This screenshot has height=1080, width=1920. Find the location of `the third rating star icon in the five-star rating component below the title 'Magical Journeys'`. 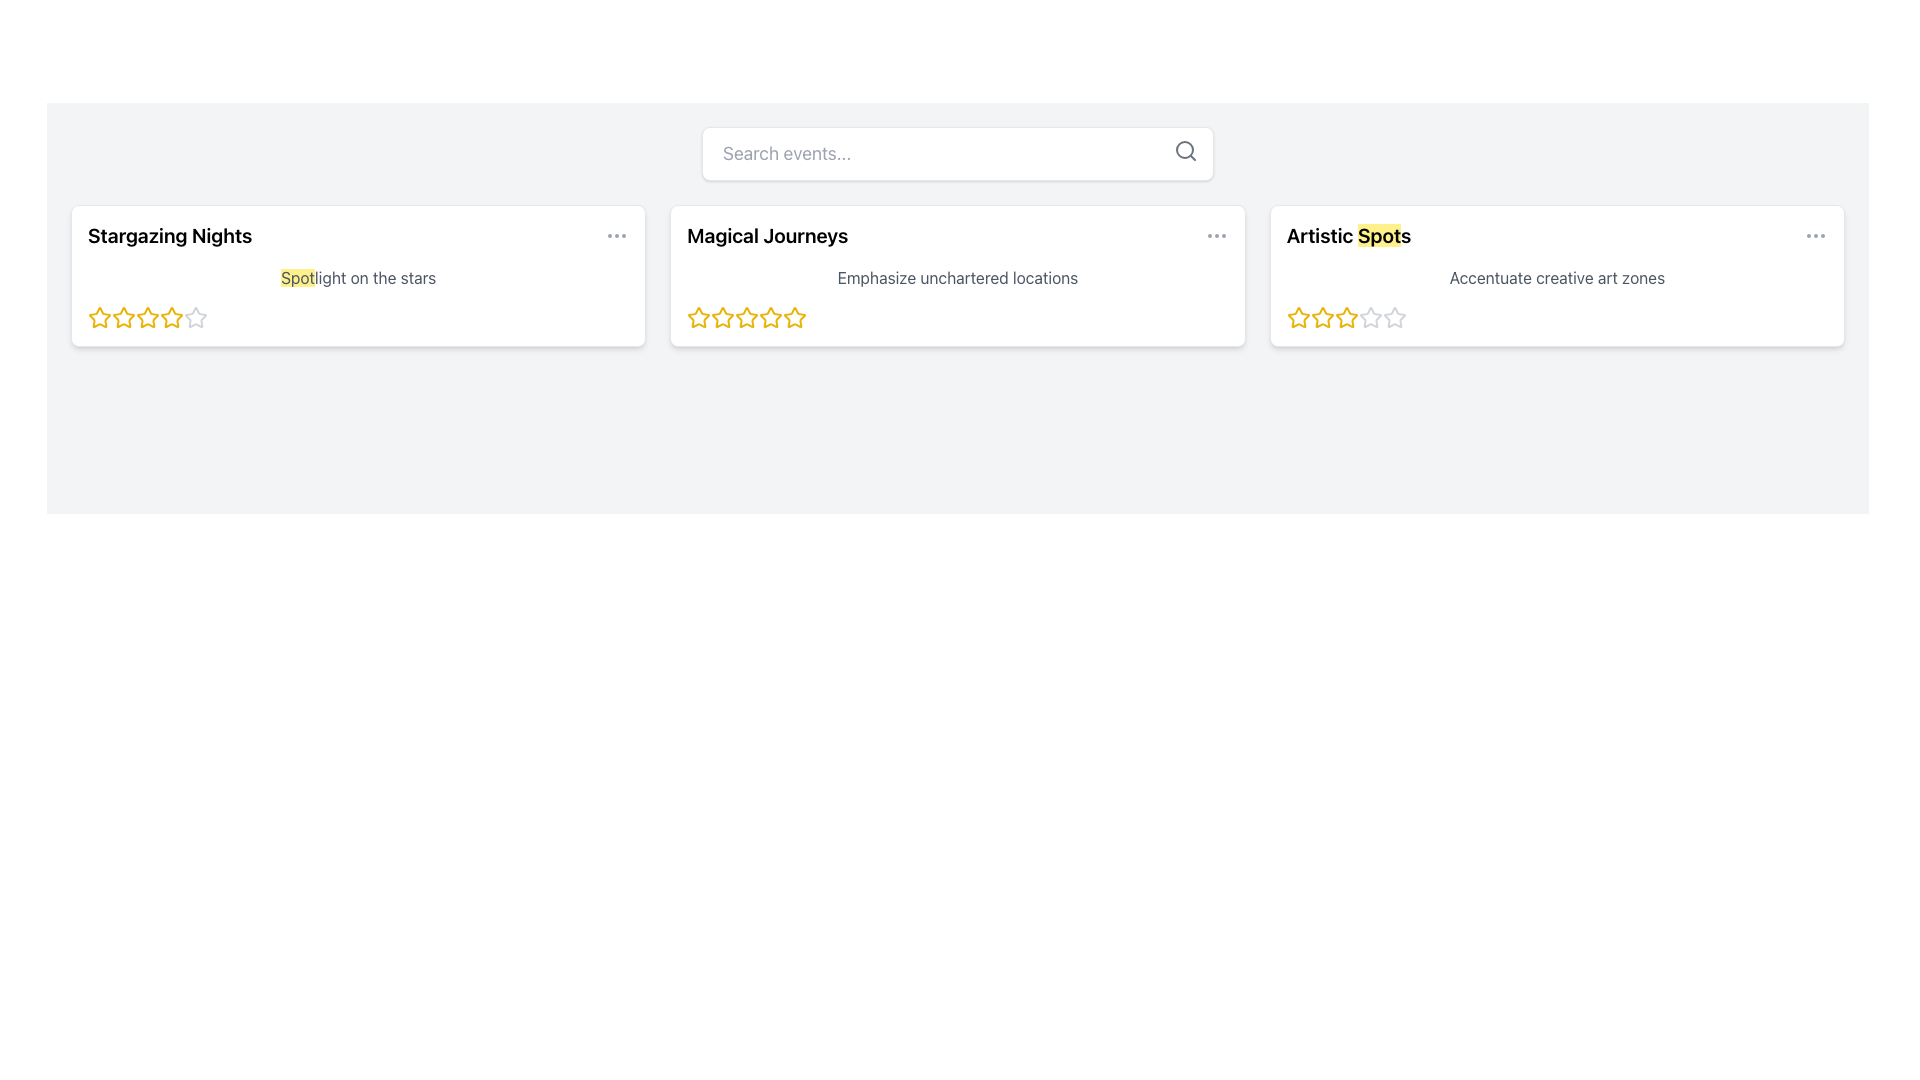

the third rating star icon in the five-star rating component below the title 'Magical Journeys' is located at coordinates (722, 316).